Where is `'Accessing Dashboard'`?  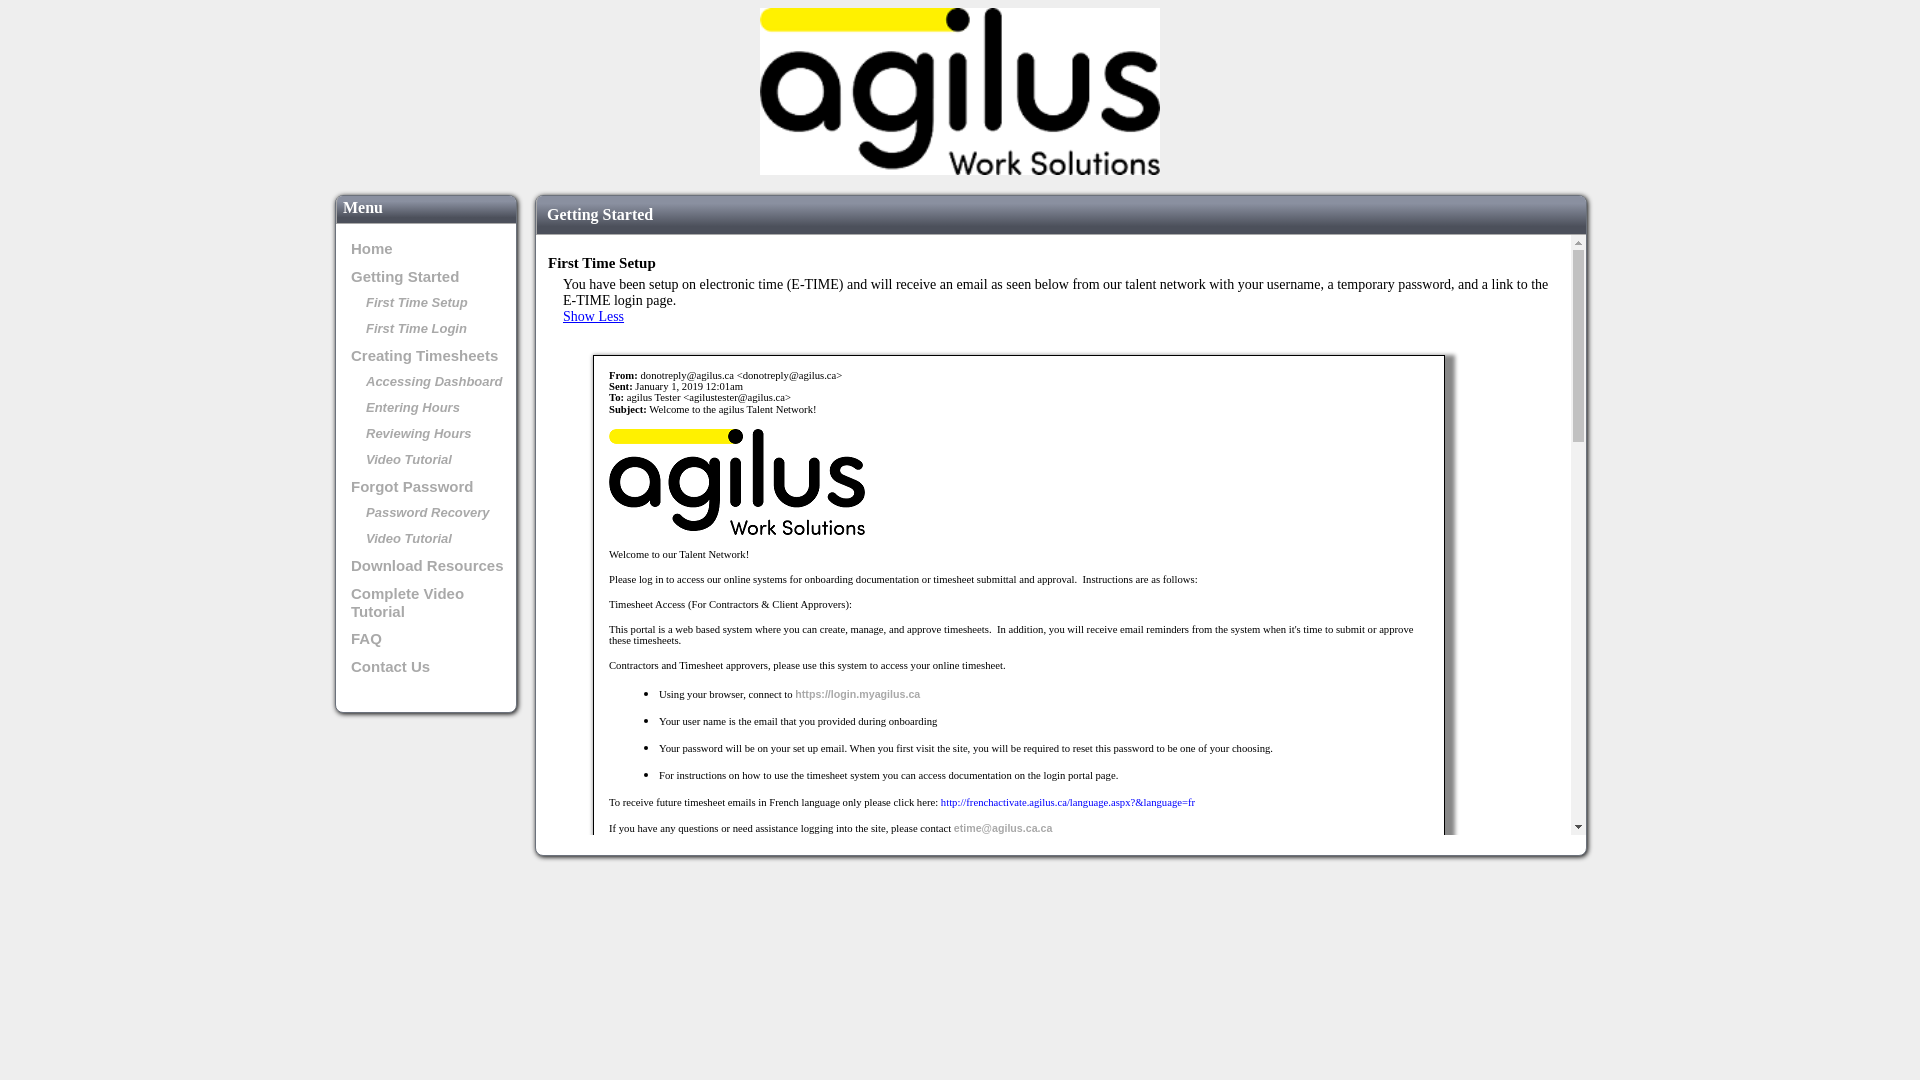
'Accessing Dashboard' is located at coordinates (365, 381).